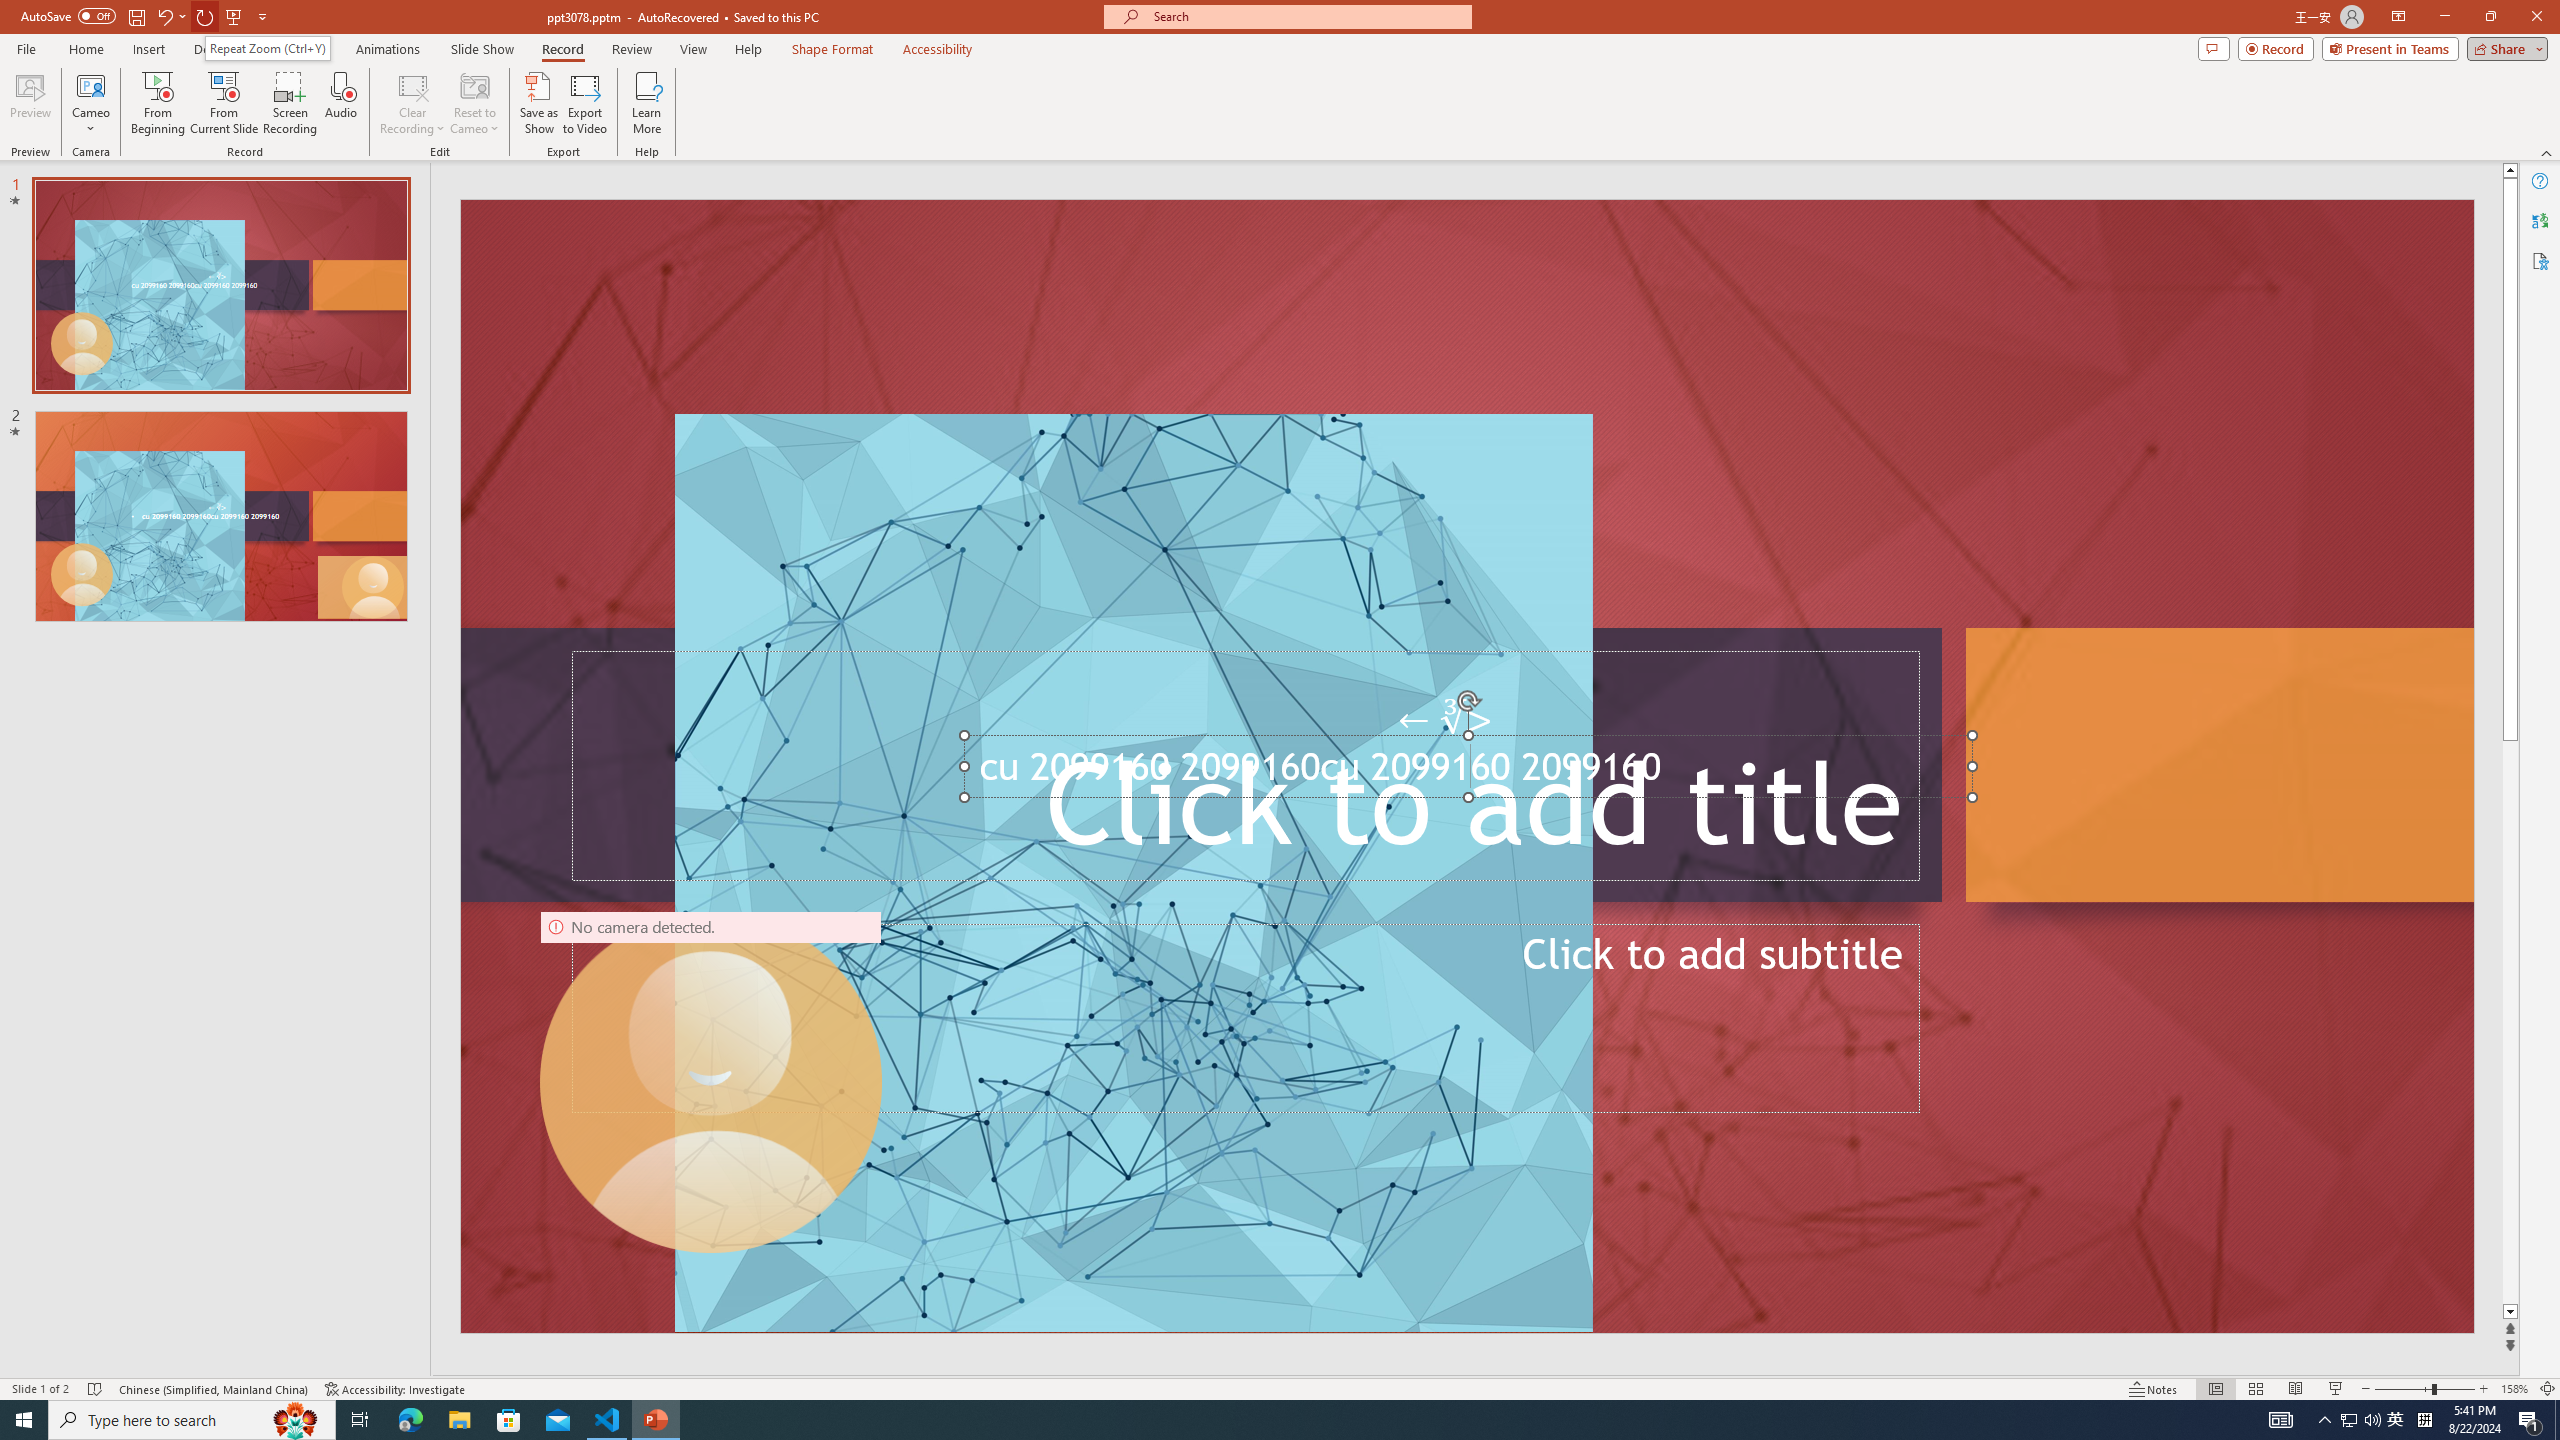 This screenshot has height=1440, width=2560. Describe the element at coordinates (266, 47) in the screenshot. I see `'Repeat Zoom (Ctrl+Y)'` at that location.